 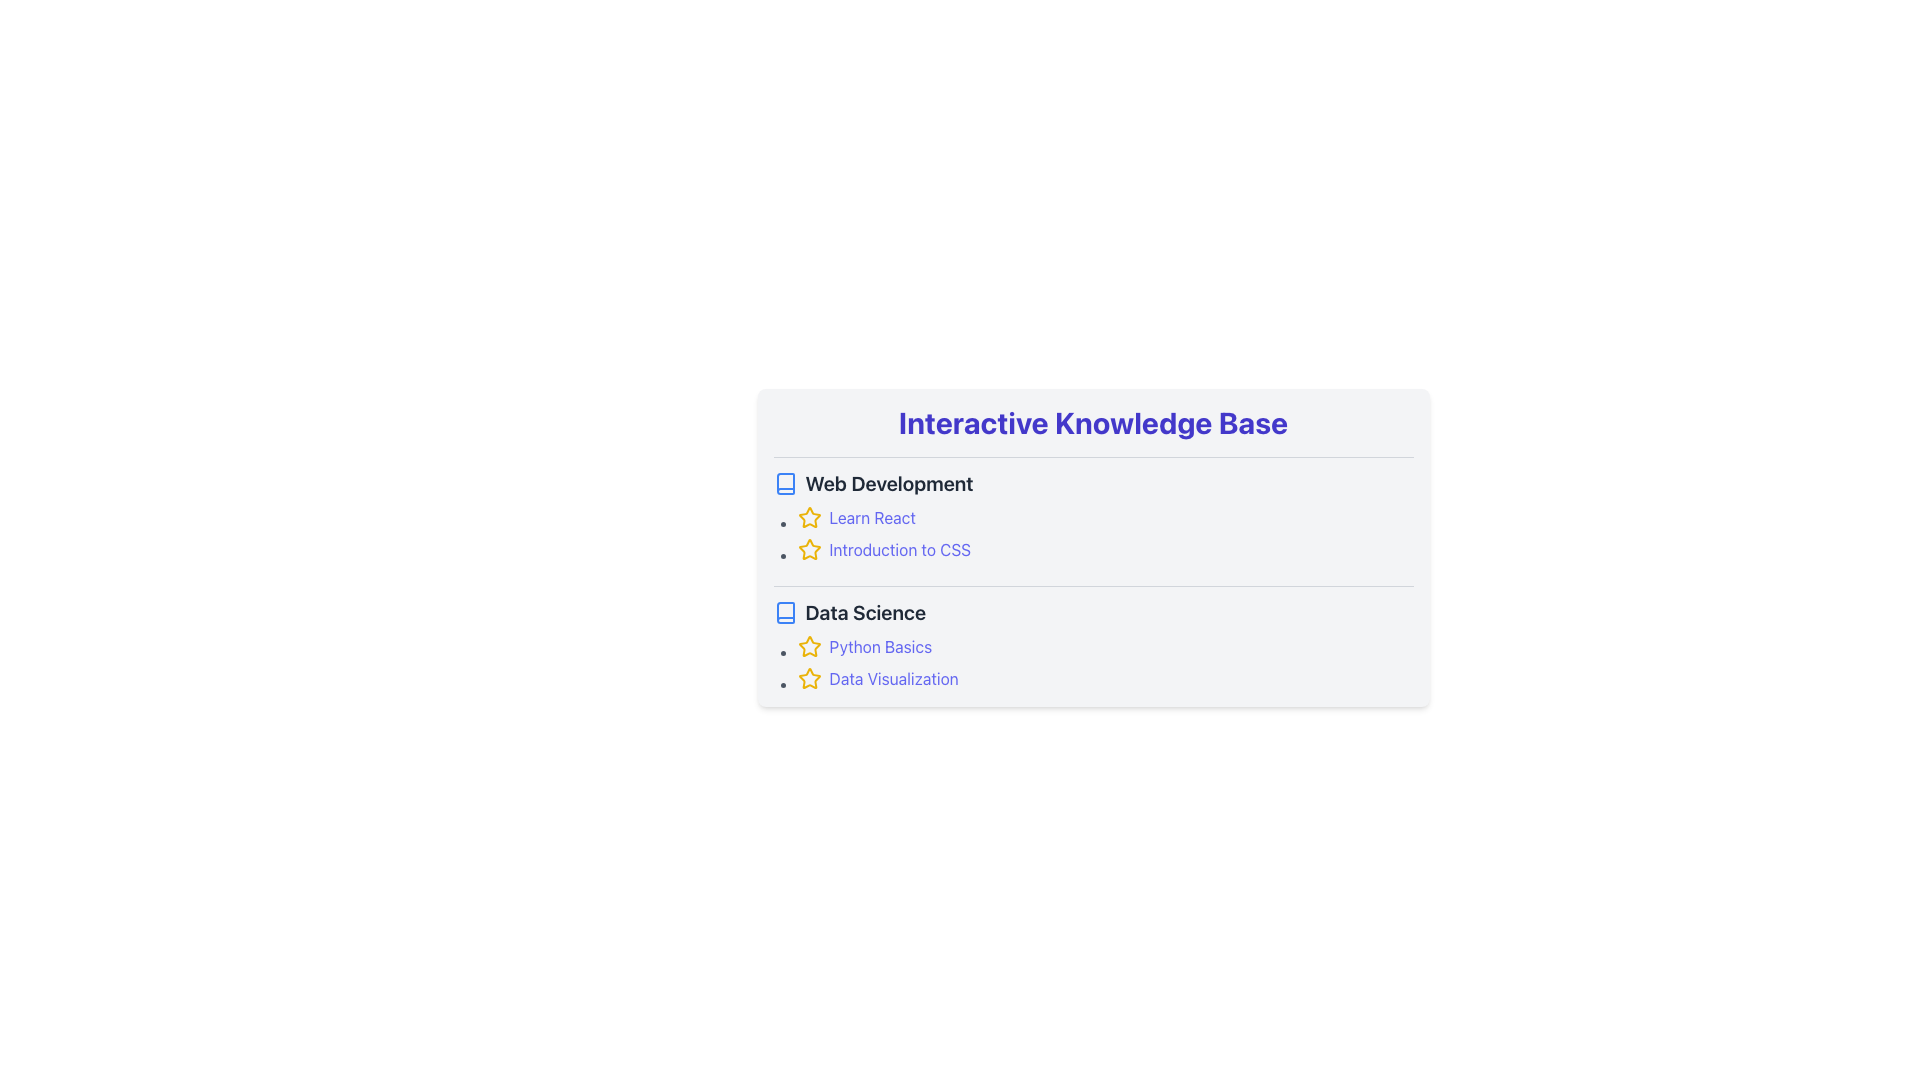 What do you see at coordinates (1104, 677) in the screenshot?
I see `the navigational link for 'Data Visualization', which is the second item under the 'Data Science' section of the knowledge base interface` at bounding box center [1104, 677].